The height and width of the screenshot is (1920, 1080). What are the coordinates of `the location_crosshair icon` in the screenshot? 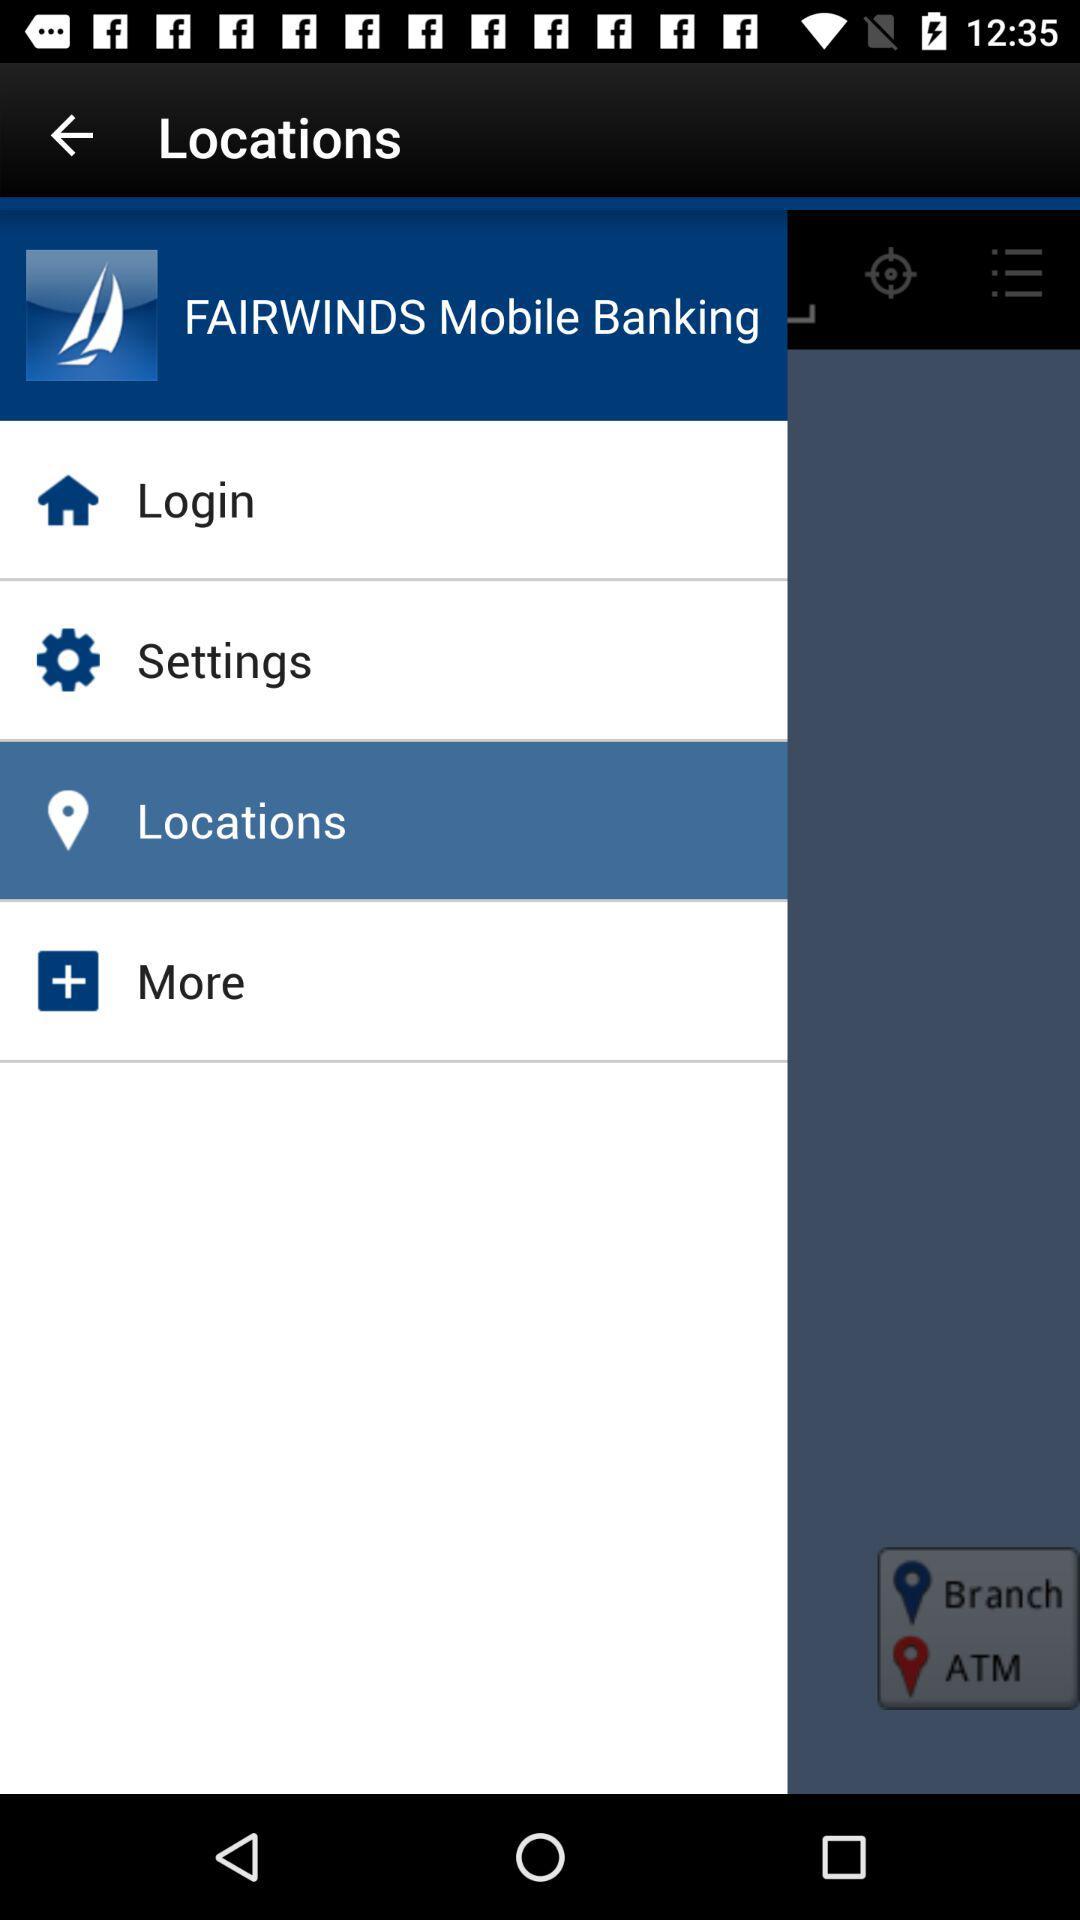 It's located at (890, 272).